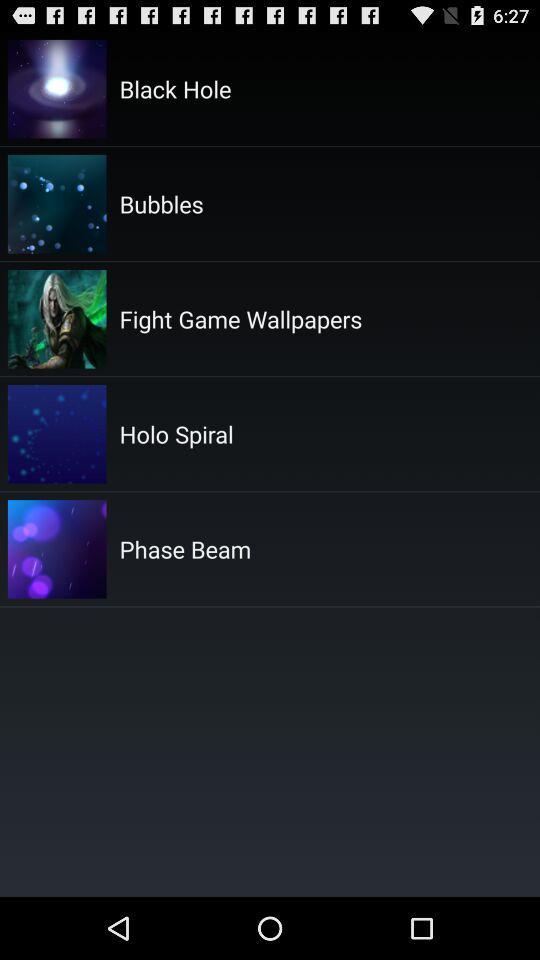 This screenshot has width=540, height=960. What do you see at coordinates (240, 318) in the screenshot?
I see `icon at the top` at bounding box center [240, 318].